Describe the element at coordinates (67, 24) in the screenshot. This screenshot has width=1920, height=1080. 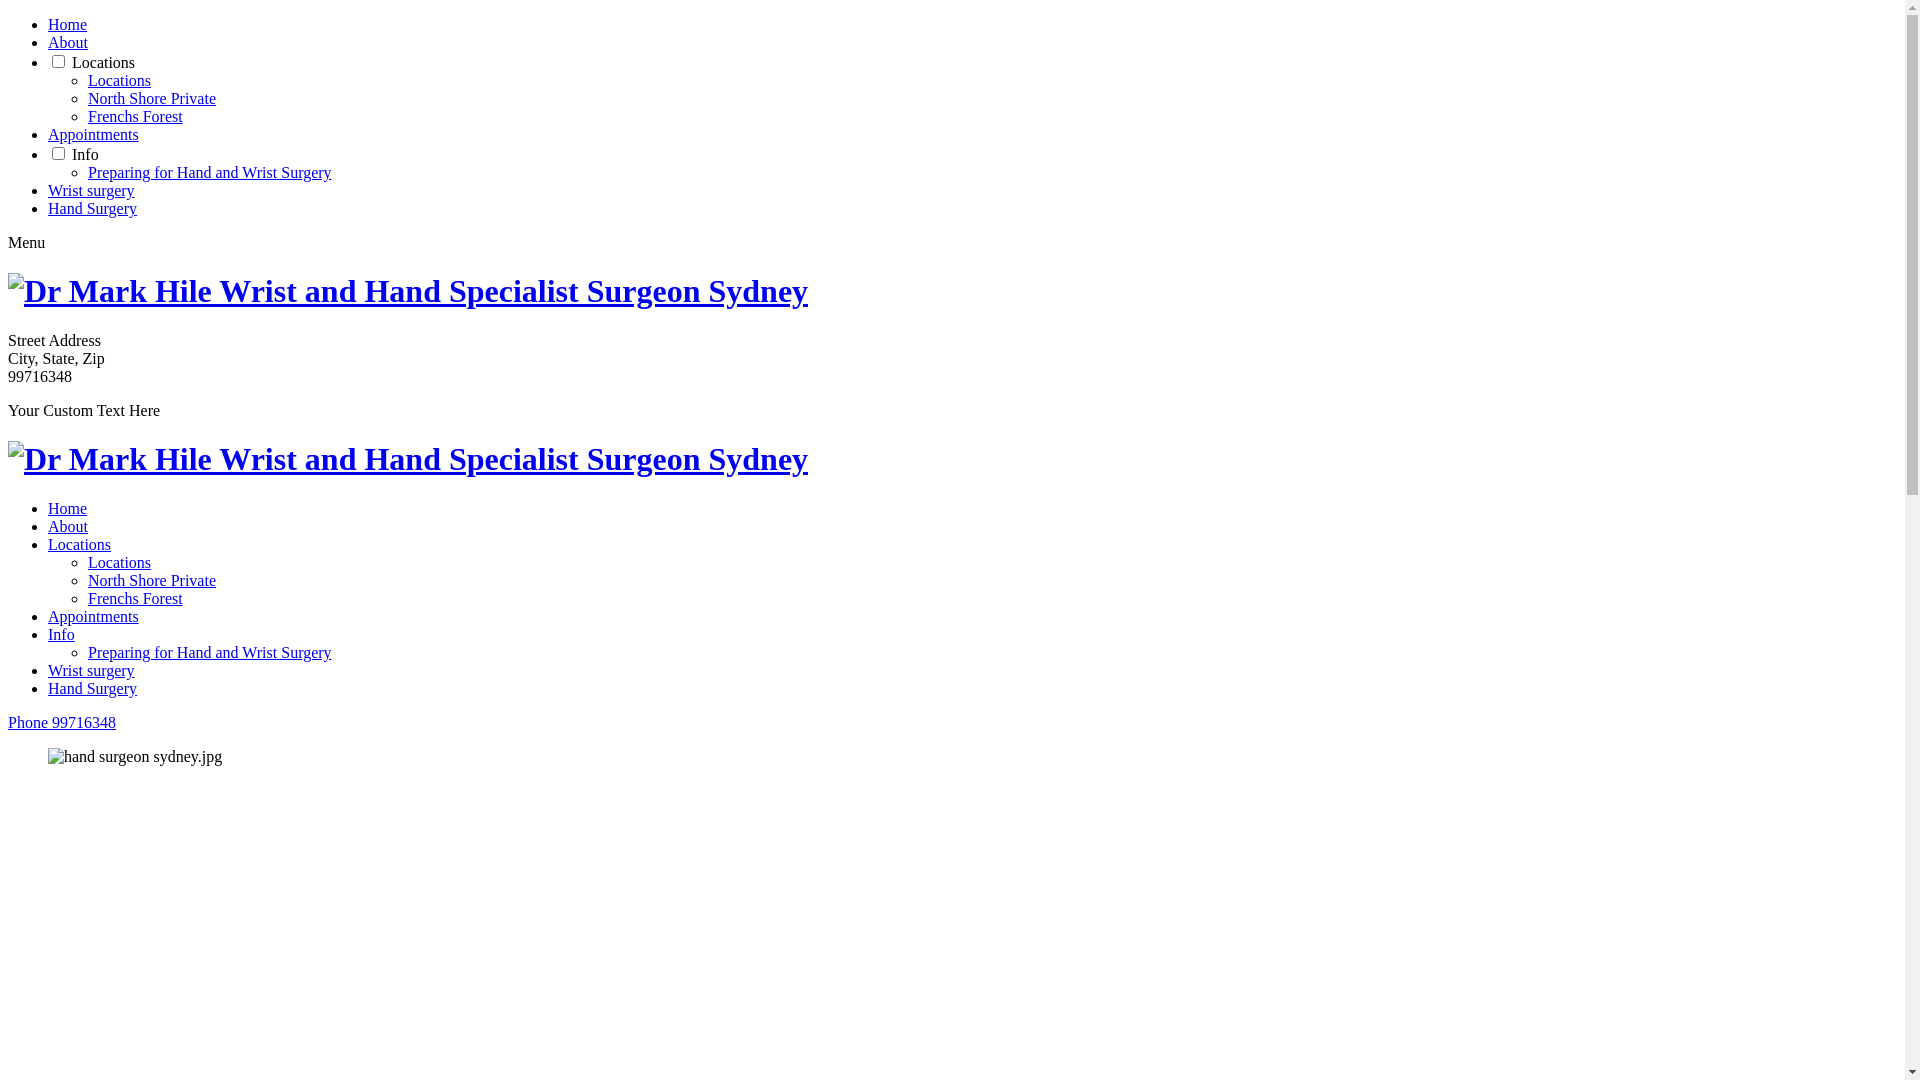
I see `'Home'` at that location.